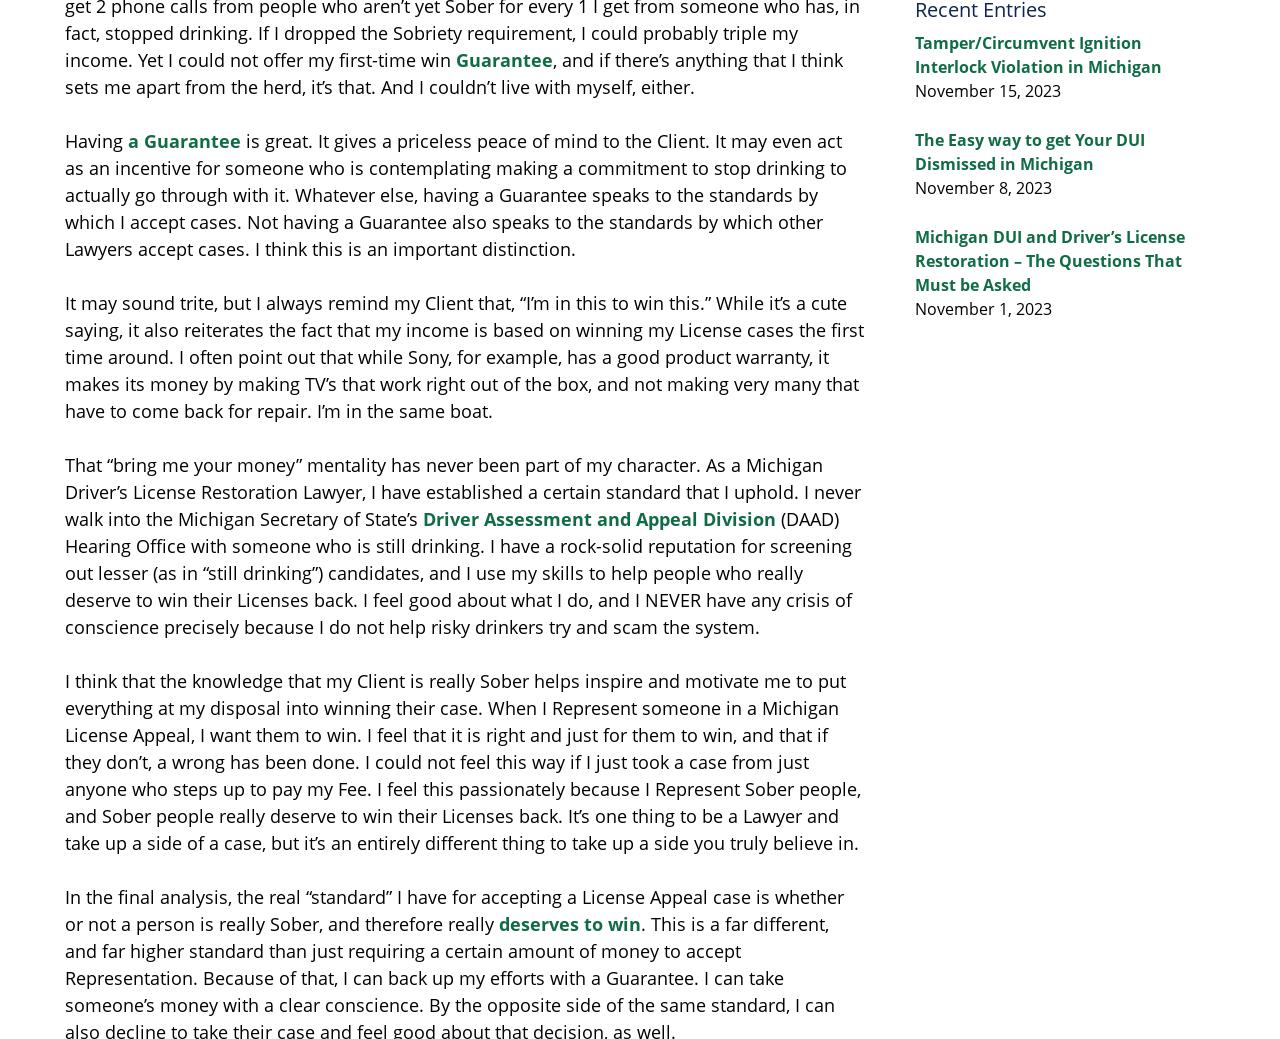 Image resolution: width=1280 pixels, height=1039 pixels. What do you see at coordinates (453, 910) in the screenshot?
I see `'In the final analysis, the real “standard” I have for accepting a License Appeal case is whether or not a person is really Sober, and therefore really'` at bounding box center [453, 910].